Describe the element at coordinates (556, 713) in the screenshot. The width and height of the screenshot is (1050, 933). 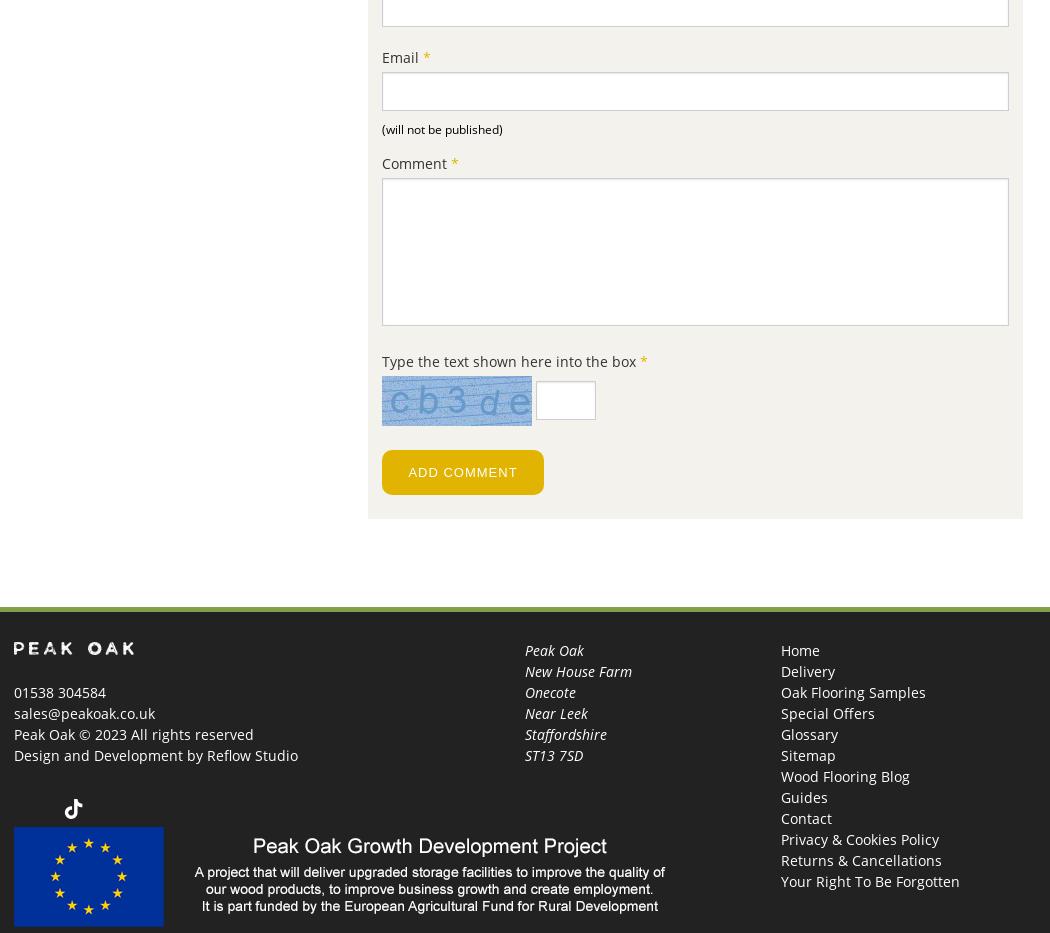
I see `'Near Leek'` at that location.